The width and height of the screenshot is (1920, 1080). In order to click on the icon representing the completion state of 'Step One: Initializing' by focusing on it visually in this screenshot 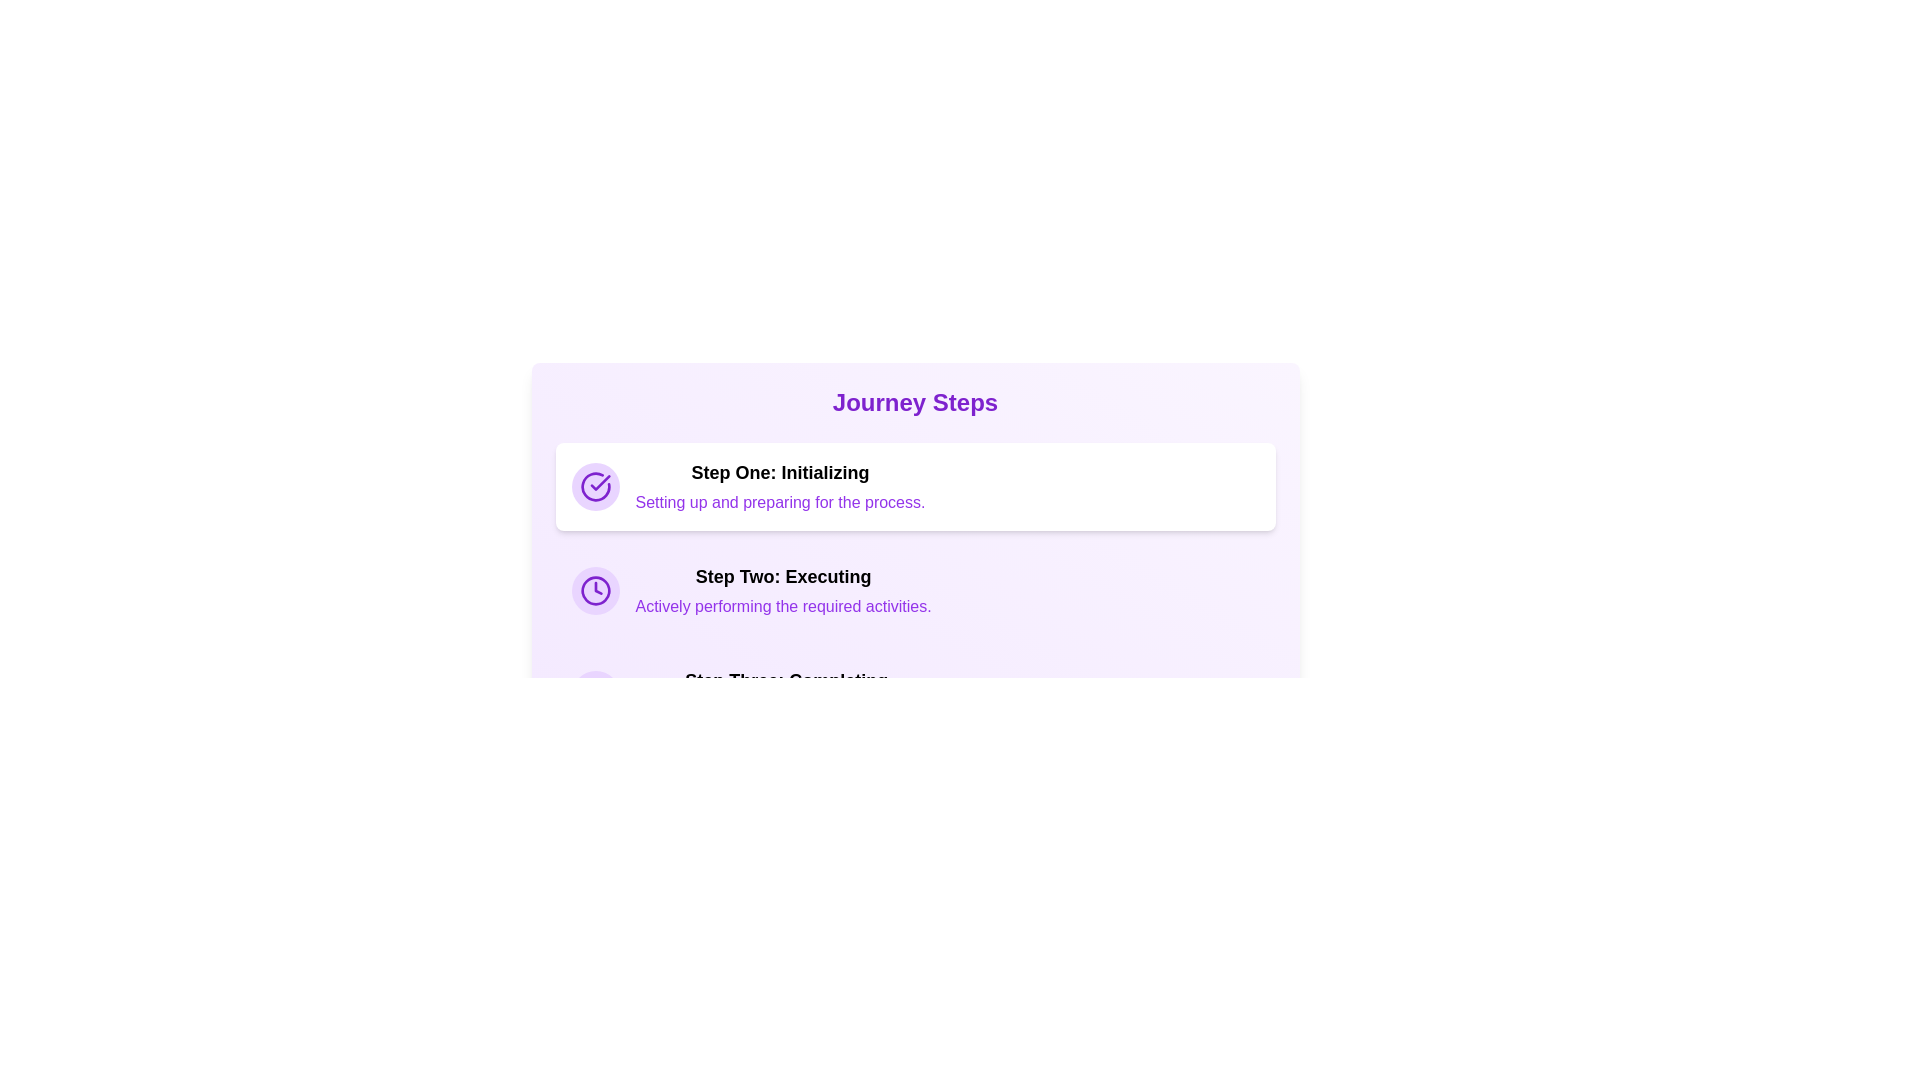, I will do `click(594, 486)`.